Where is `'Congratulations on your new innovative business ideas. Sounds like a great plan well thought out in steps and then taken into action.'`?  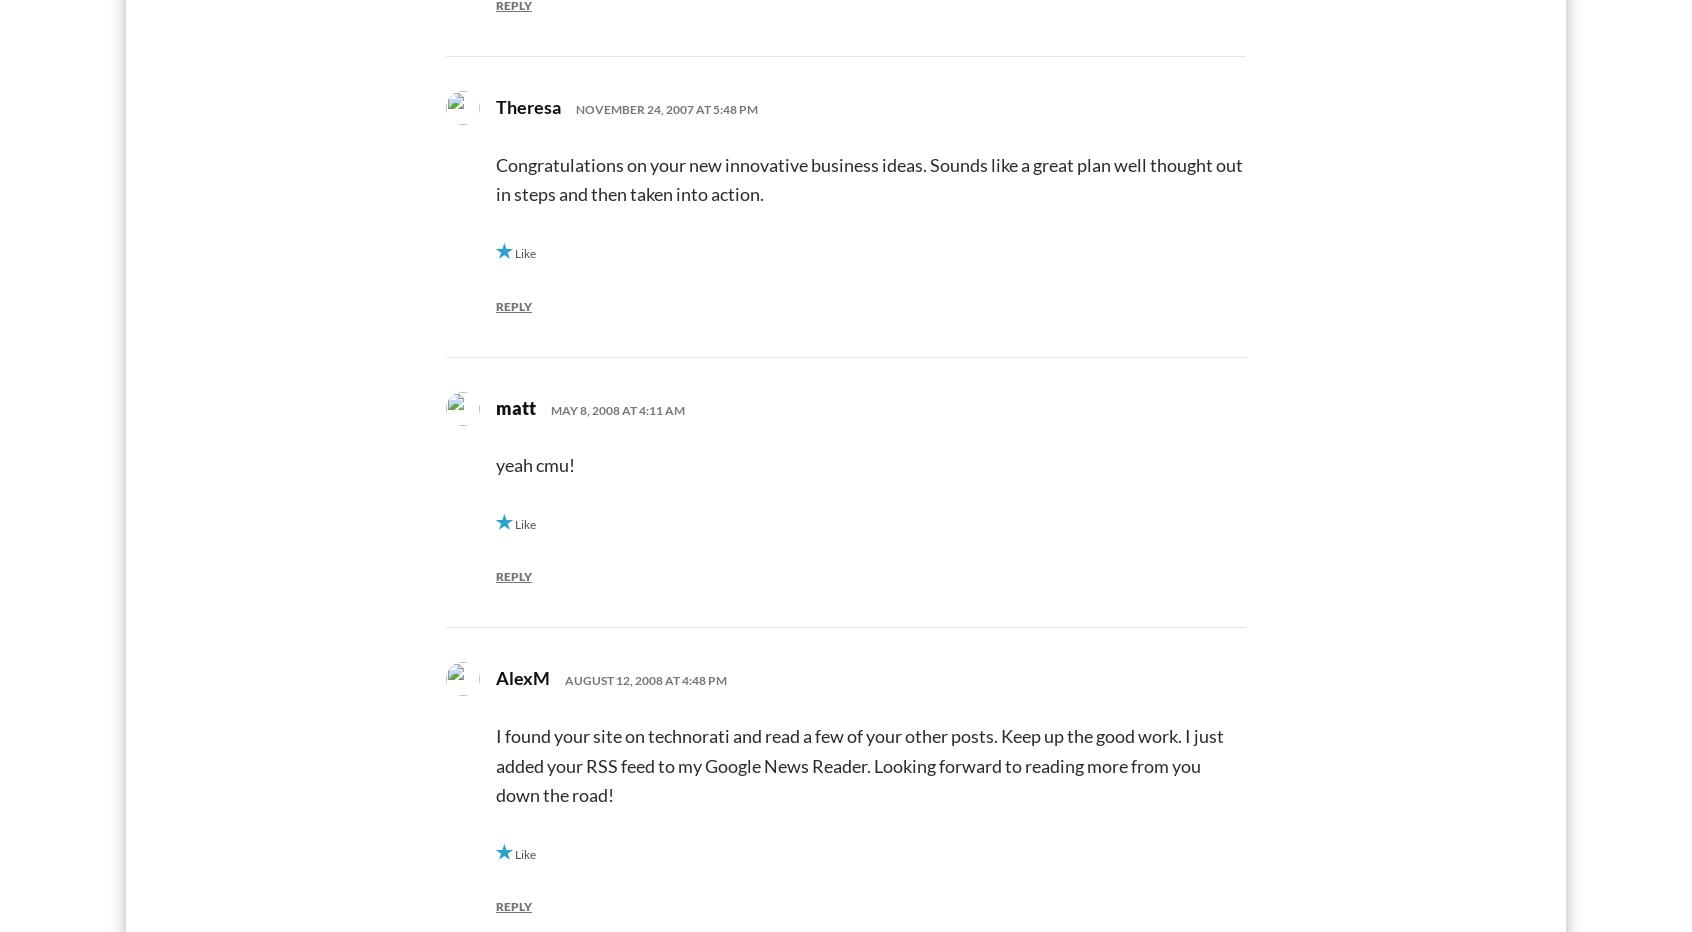 'Congratulations on your new innovative business ideas. Sounds like a great plan well thought out in steps and then taken into action.' is located at coordinates (495, 179).